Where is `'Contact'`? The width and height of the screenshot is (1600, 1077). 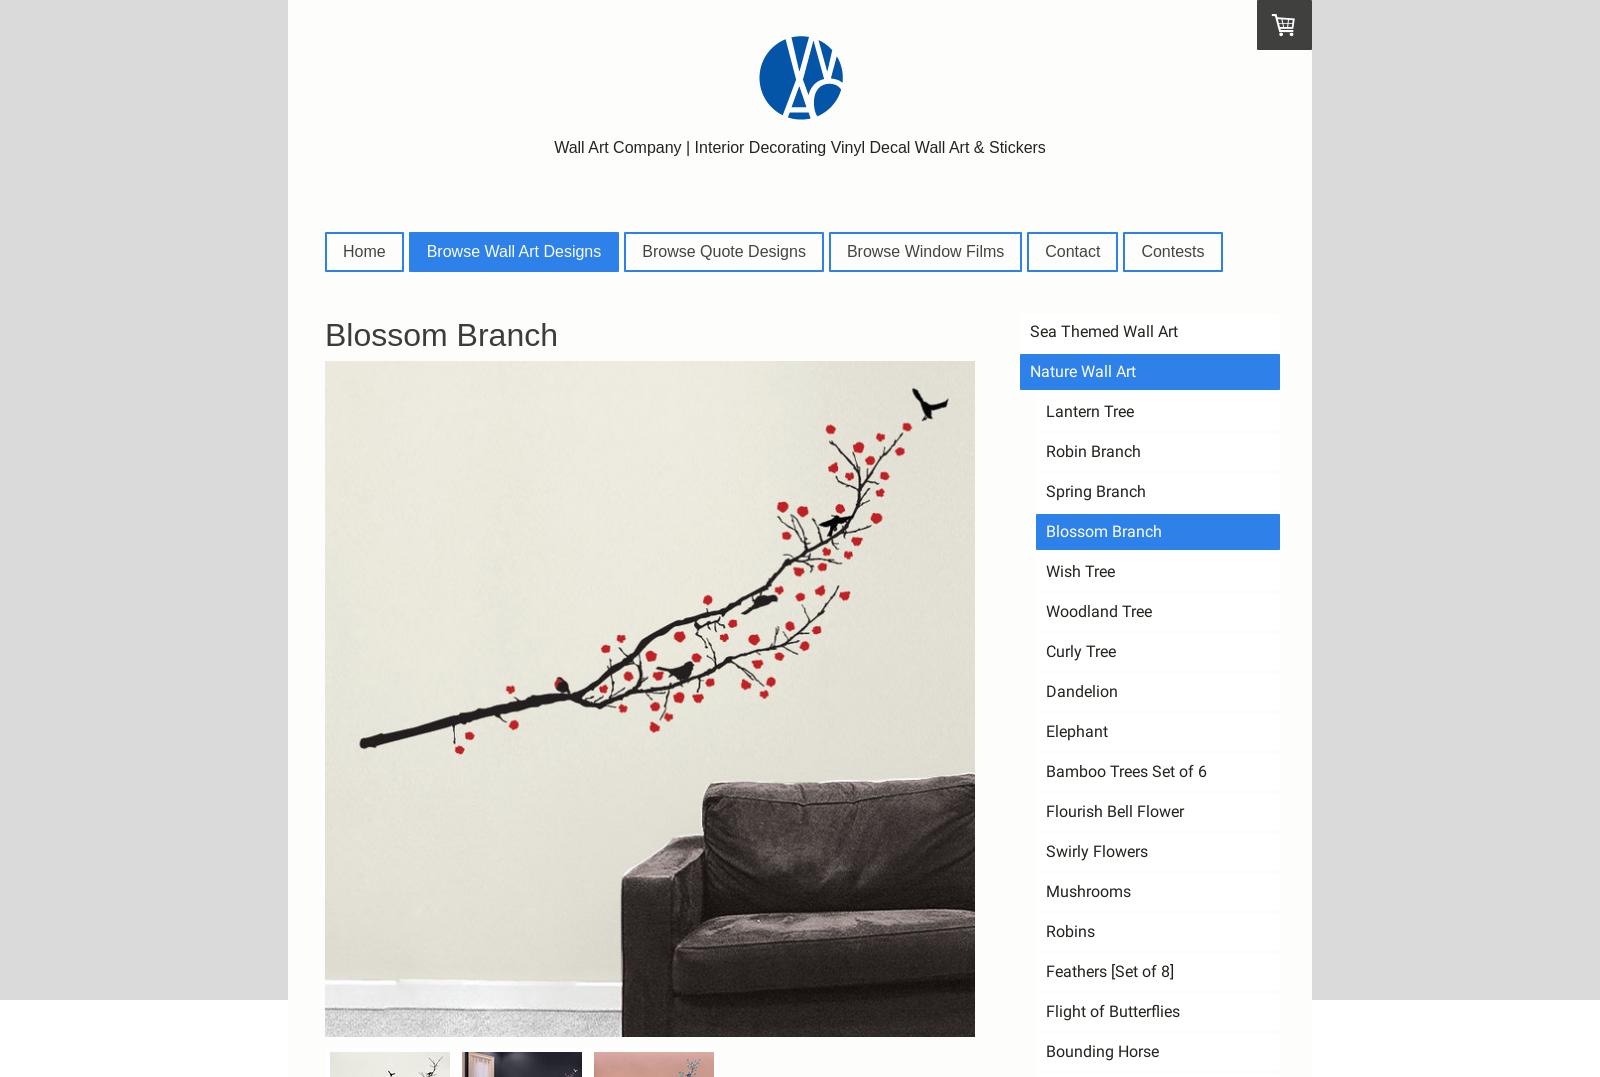 'Contact' is located at coordinates (1044, 249).